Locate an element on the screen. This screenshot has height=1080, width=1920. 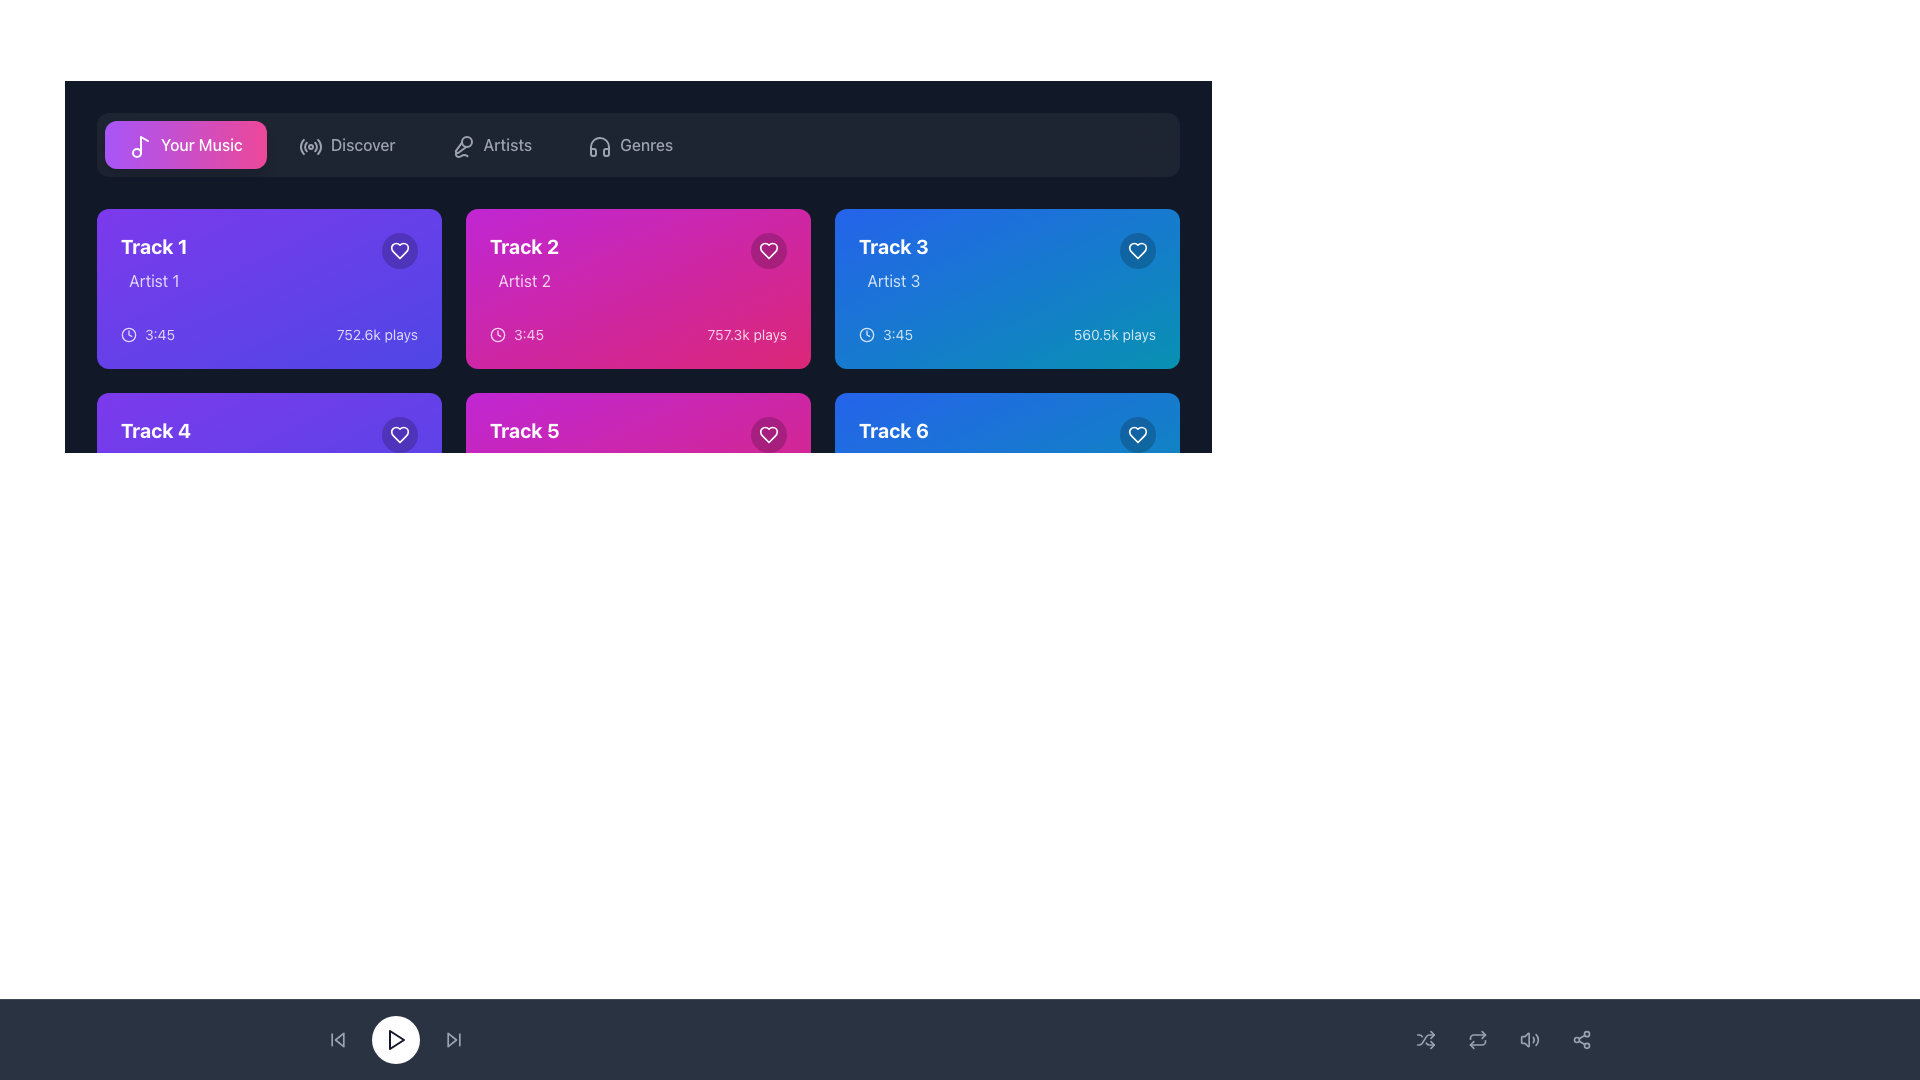
the 'Artists' button, which is the third button in a horizontal row is located at coordinates (491, 144).